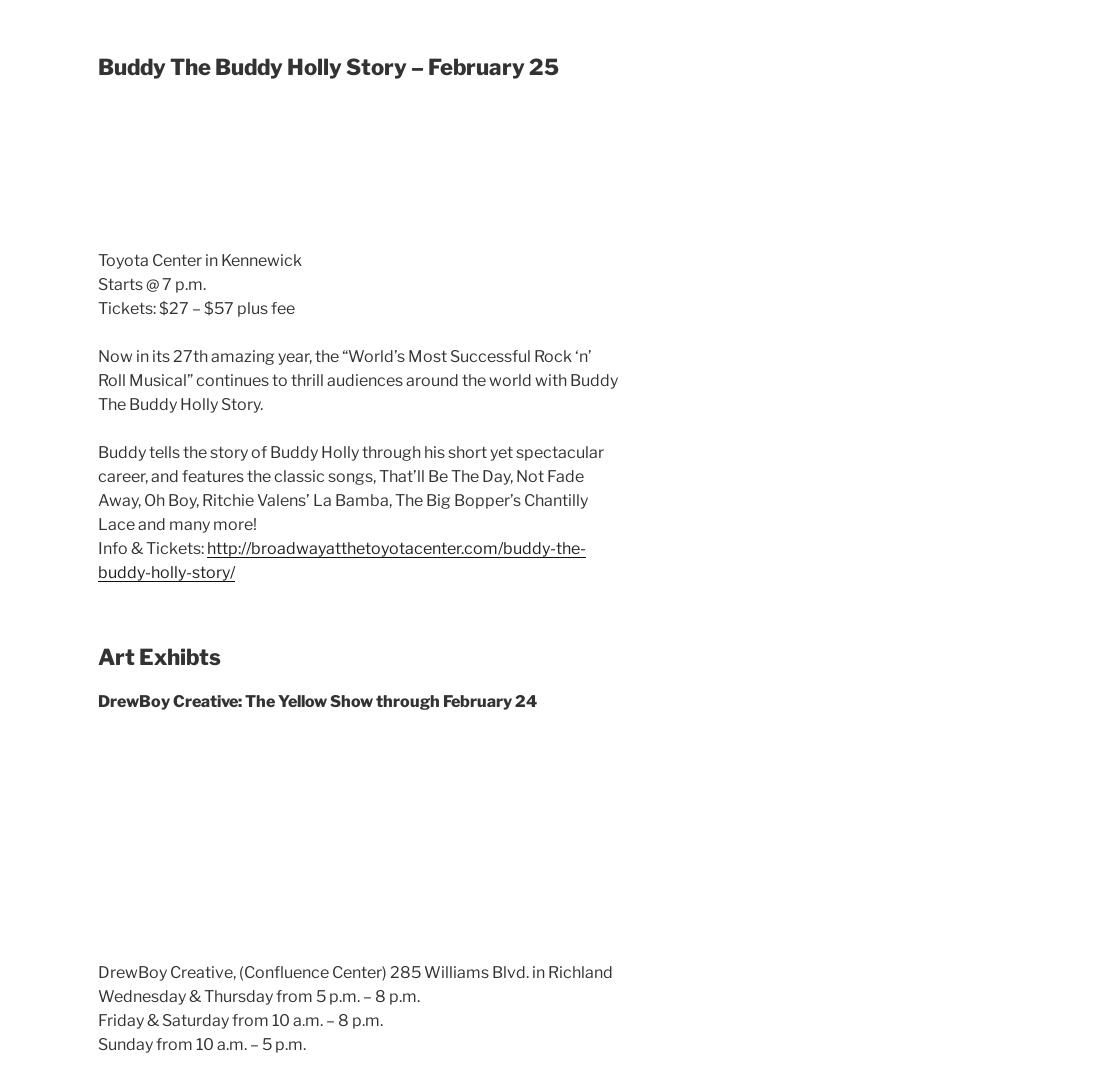  What do you see at coordinates (151, 283) in the screenshot?
I see `'Starts @ 7 p.m.'` at bounding box center [151, 283].